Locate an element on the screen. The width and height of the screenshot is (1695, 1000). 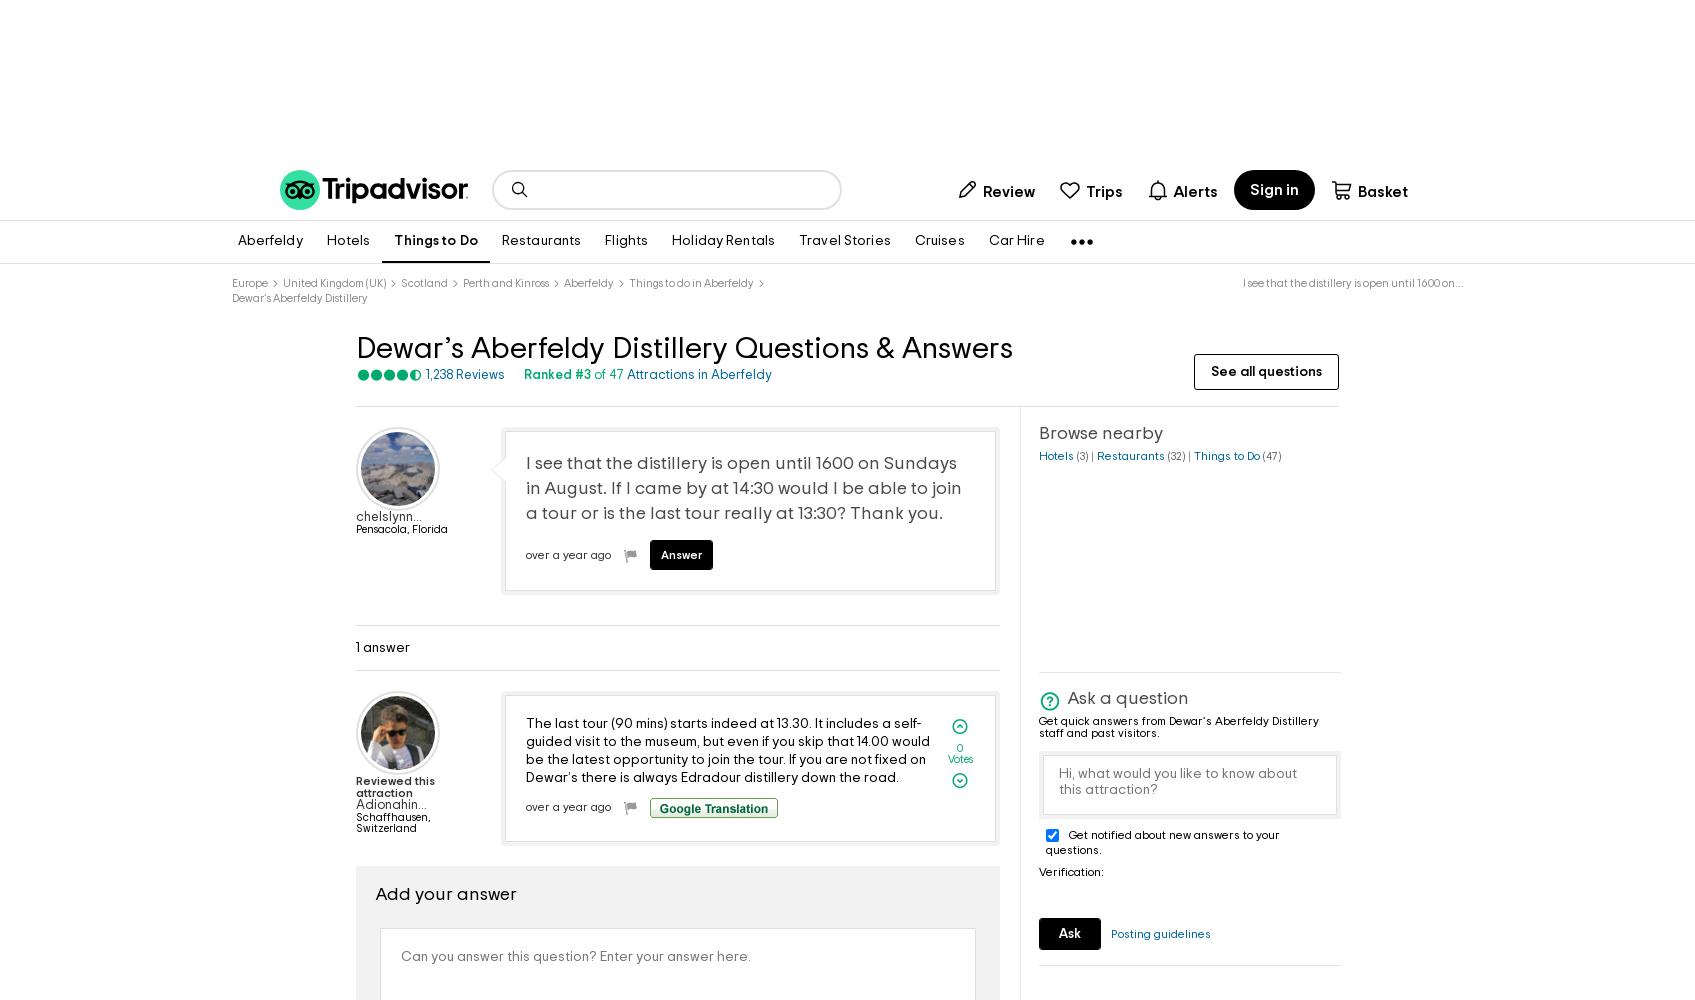
'Pensacola, Florida' is located at coordinates (402, 529).